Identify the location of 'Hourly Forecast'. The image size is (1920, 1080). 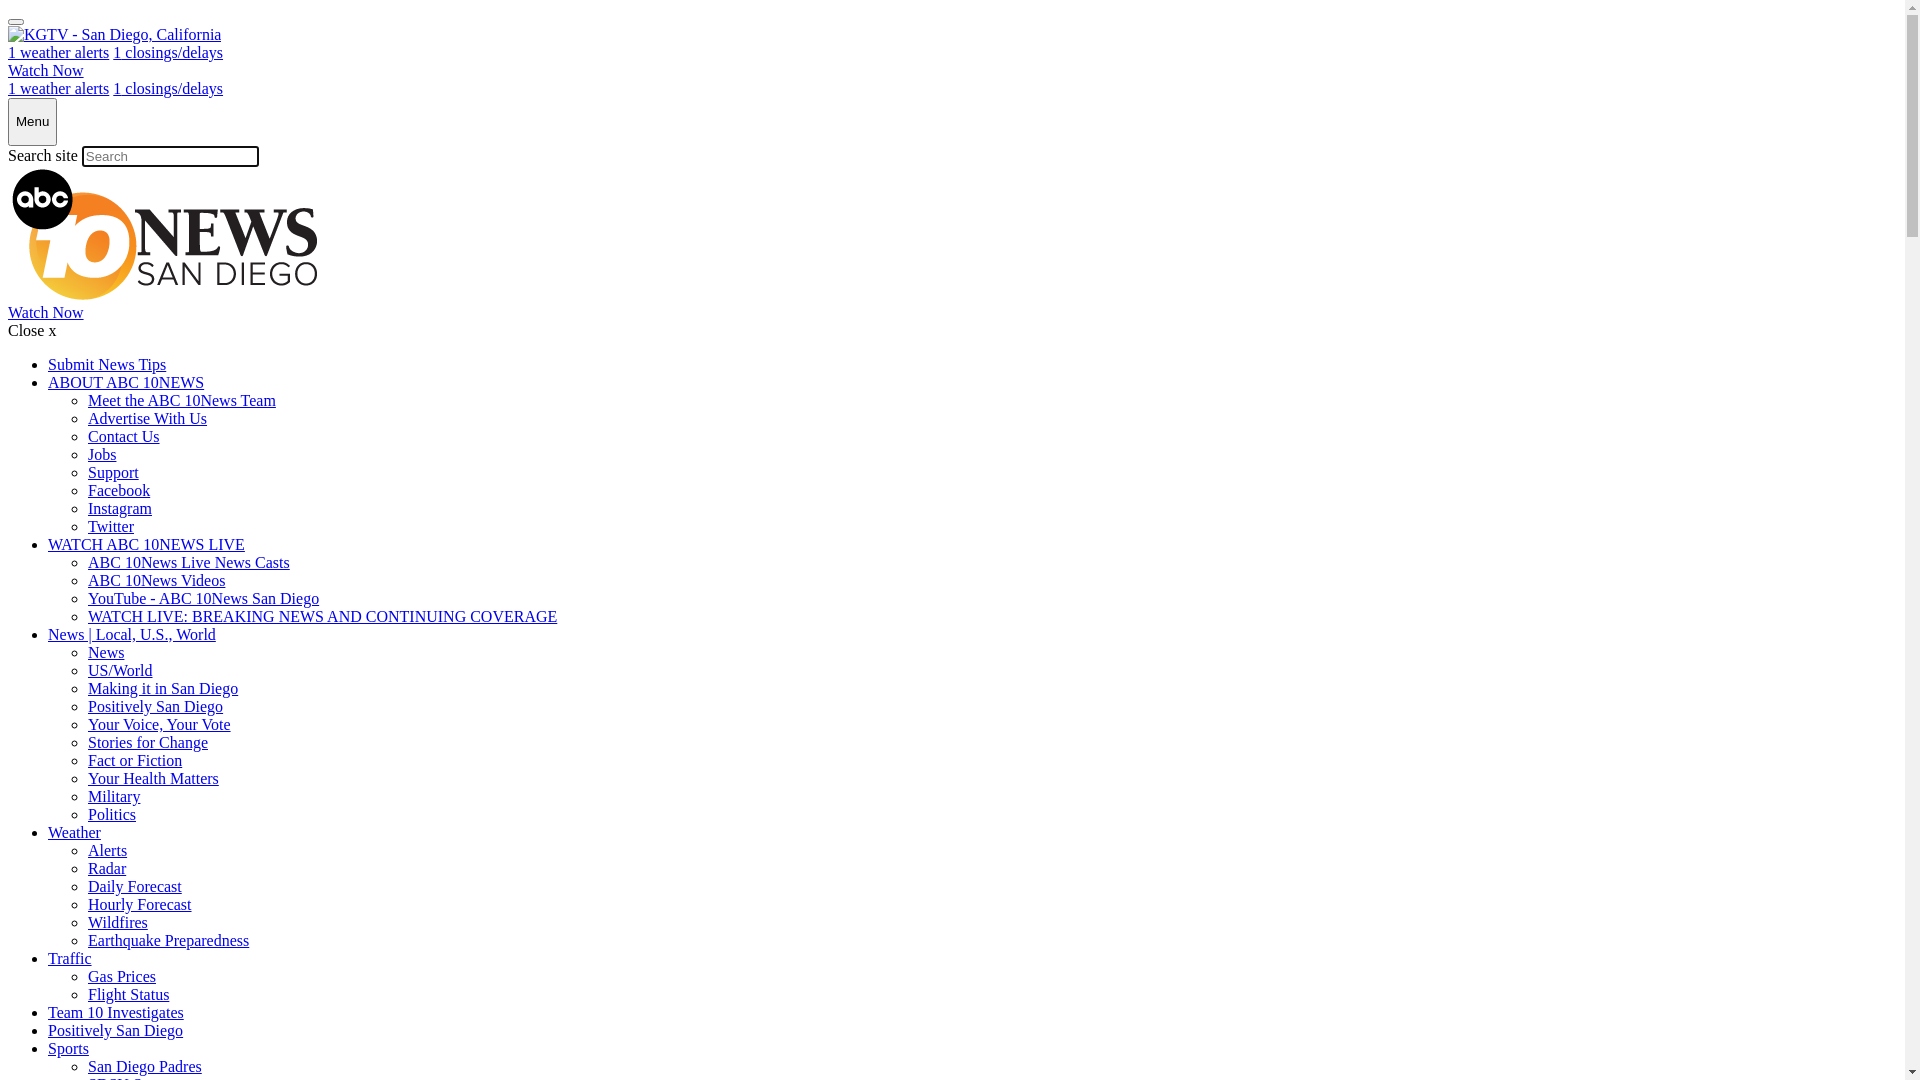
(138, 904).